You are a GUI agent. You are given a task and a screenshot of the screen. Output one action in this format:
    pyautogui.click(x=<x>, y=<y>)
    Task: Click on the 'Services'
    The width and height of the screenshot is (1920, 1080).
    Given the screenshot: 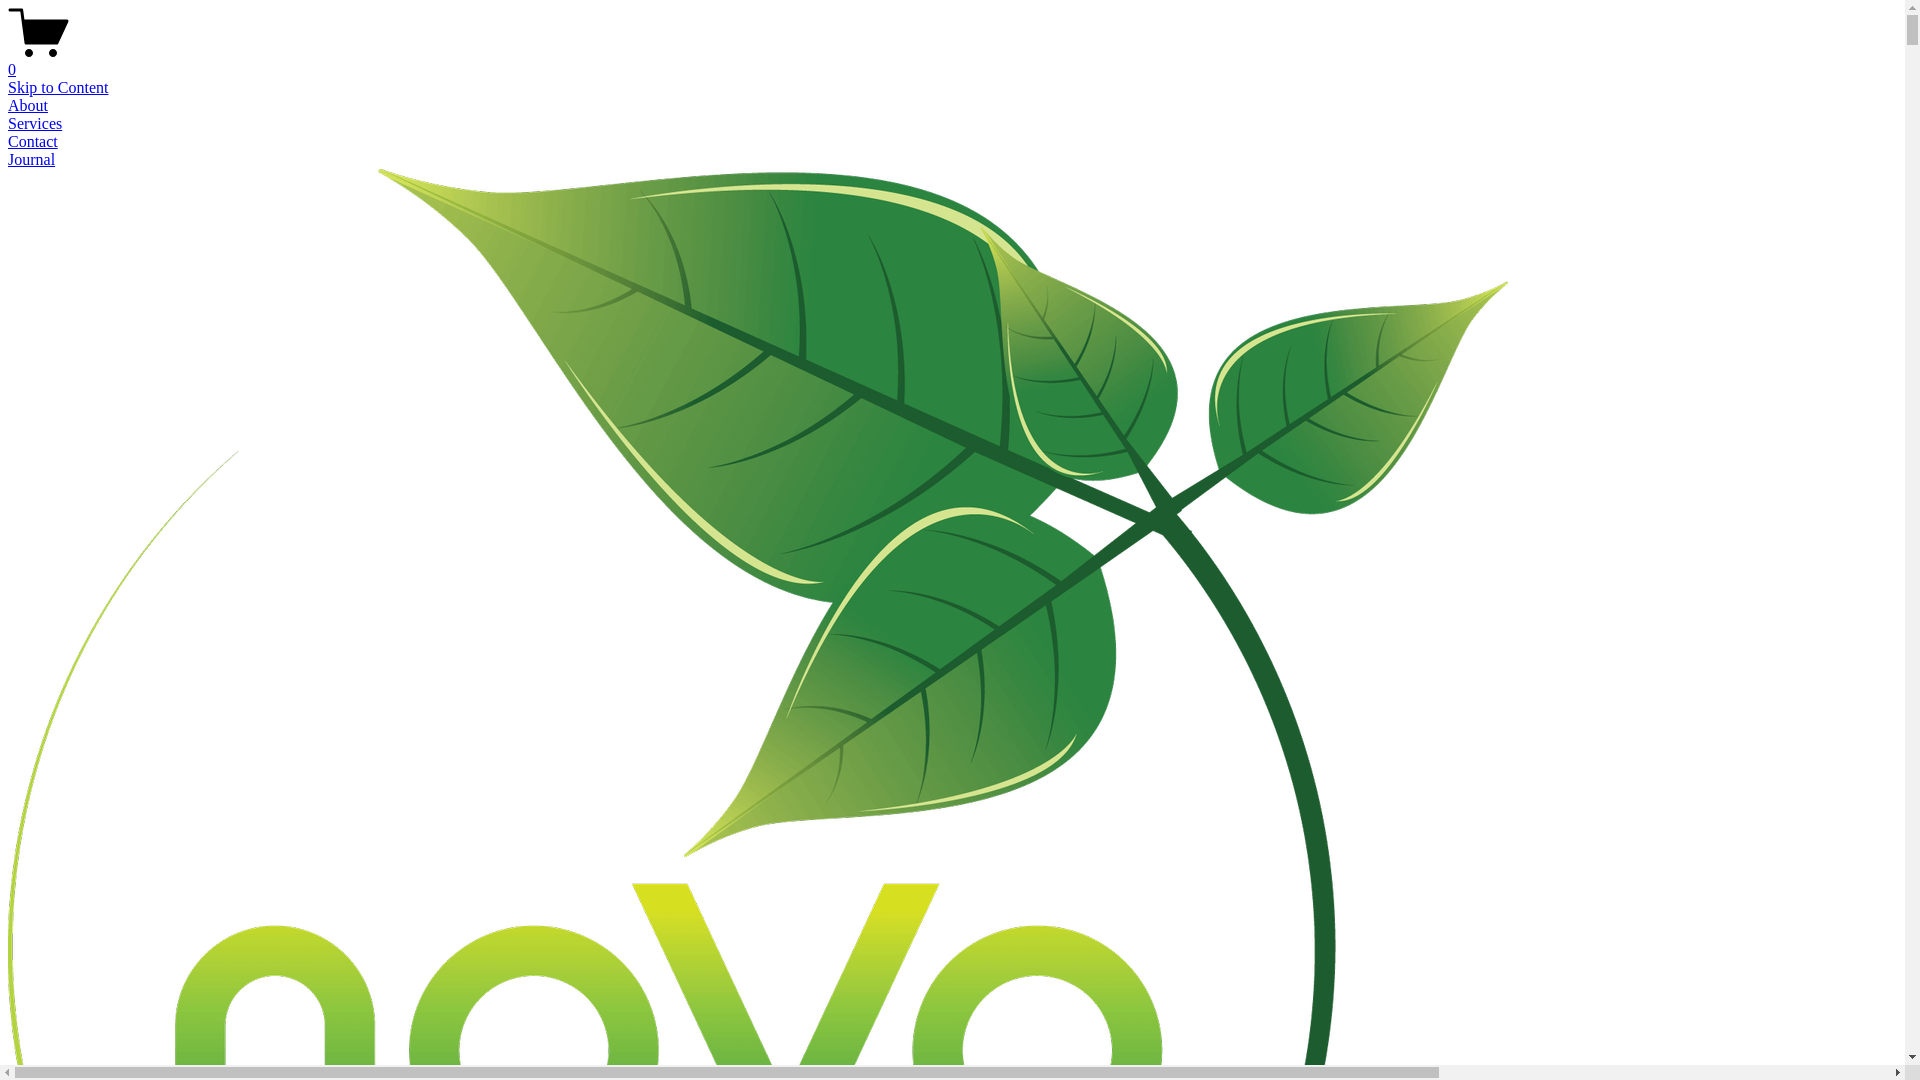 What is the action you would take?
    pyautogui.click(x=34, y=123)
    